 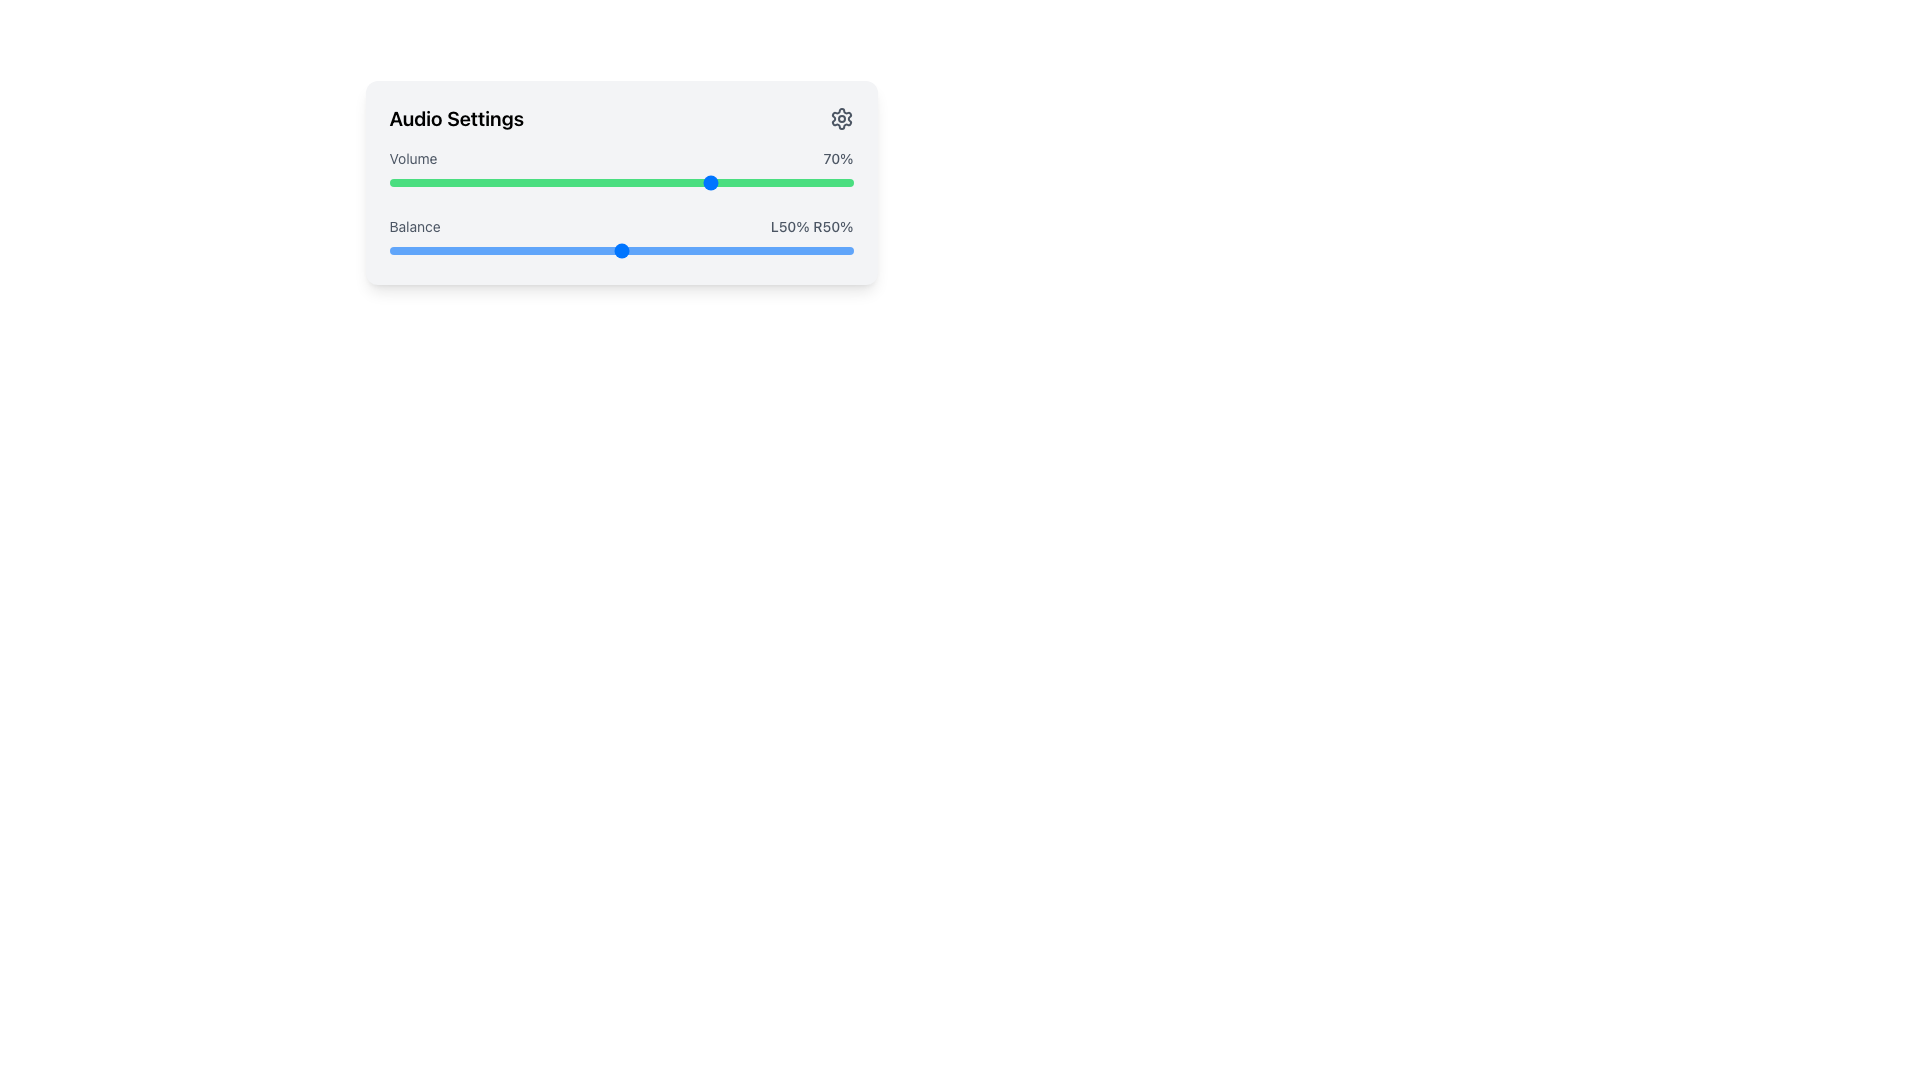 What do you see at coordinates (705, 182) in the screenshot?
I see `the volume level` at bounding box center [705, 182].